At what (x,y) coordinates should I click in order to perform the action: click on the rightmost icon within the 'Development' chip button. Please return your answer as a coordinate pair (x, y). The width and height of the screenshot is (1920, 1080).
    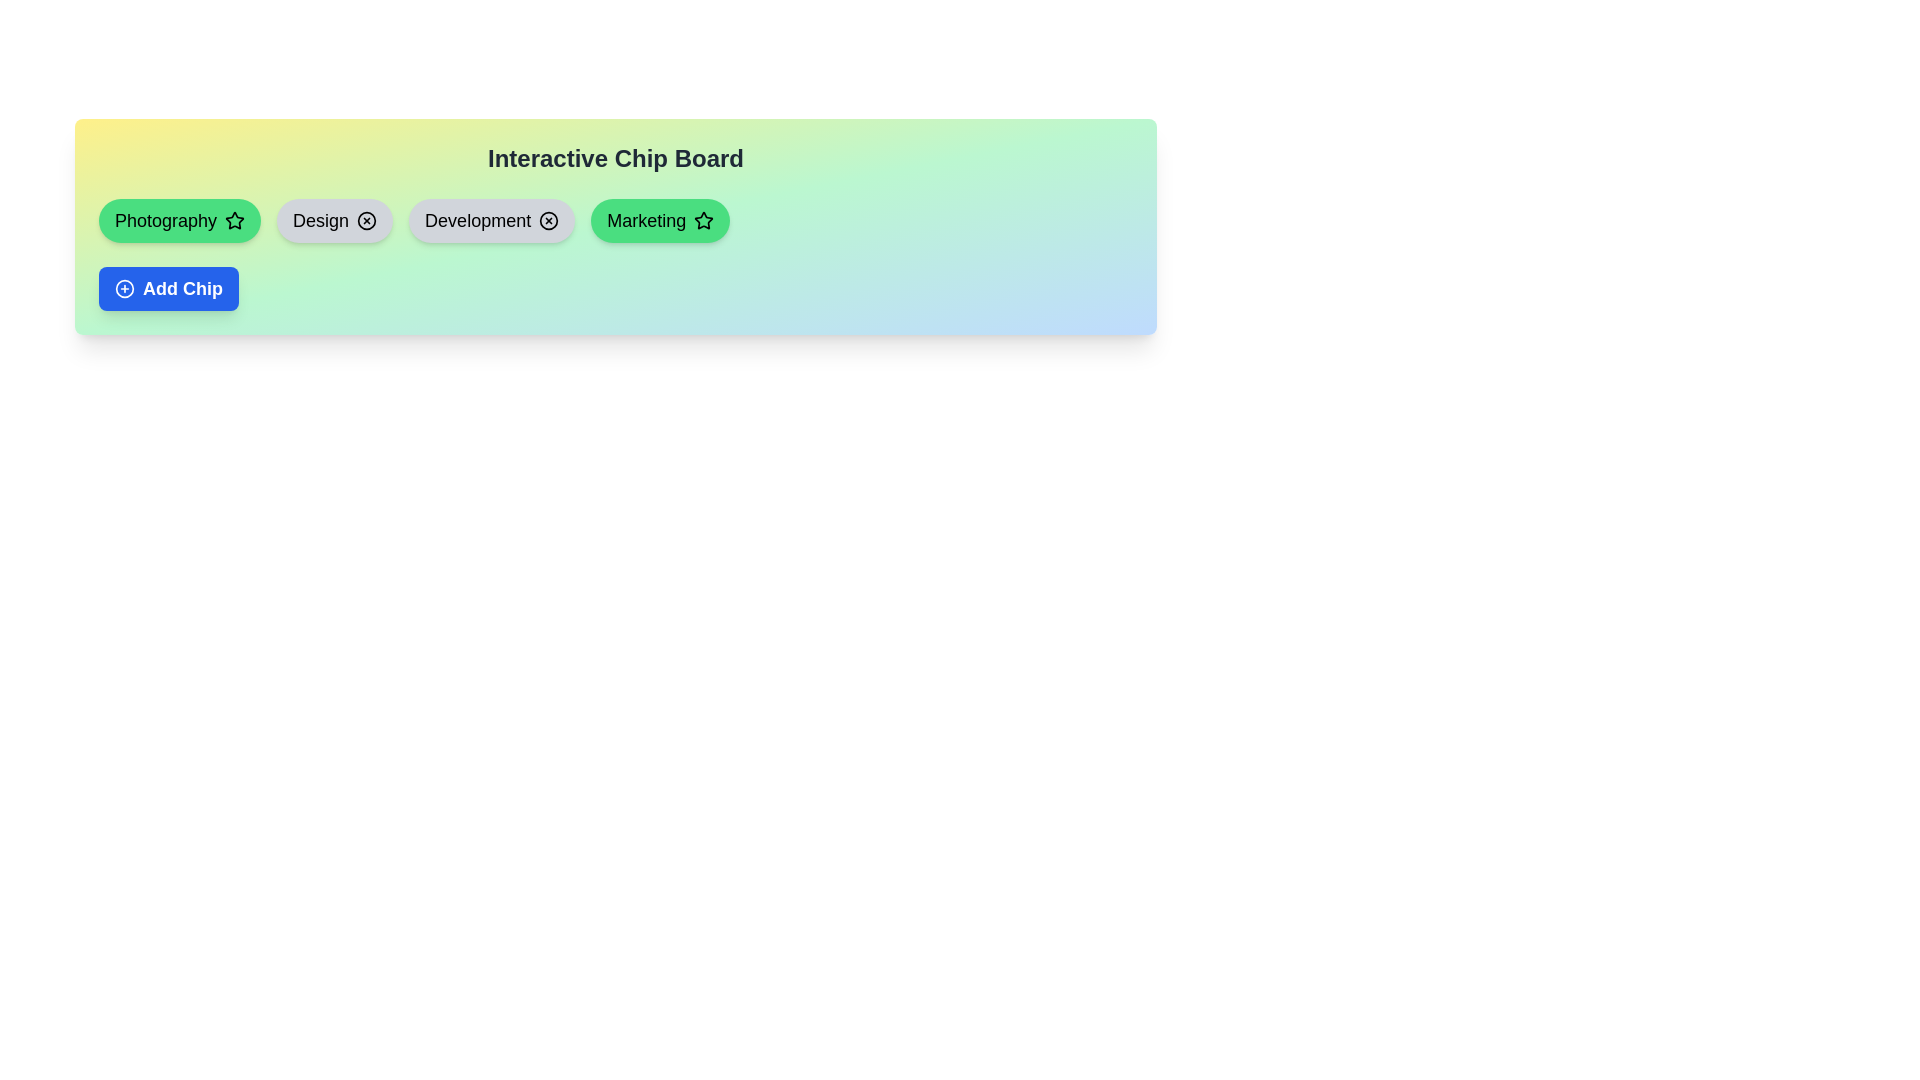
    Looking at the image, I should click on (549, 220).